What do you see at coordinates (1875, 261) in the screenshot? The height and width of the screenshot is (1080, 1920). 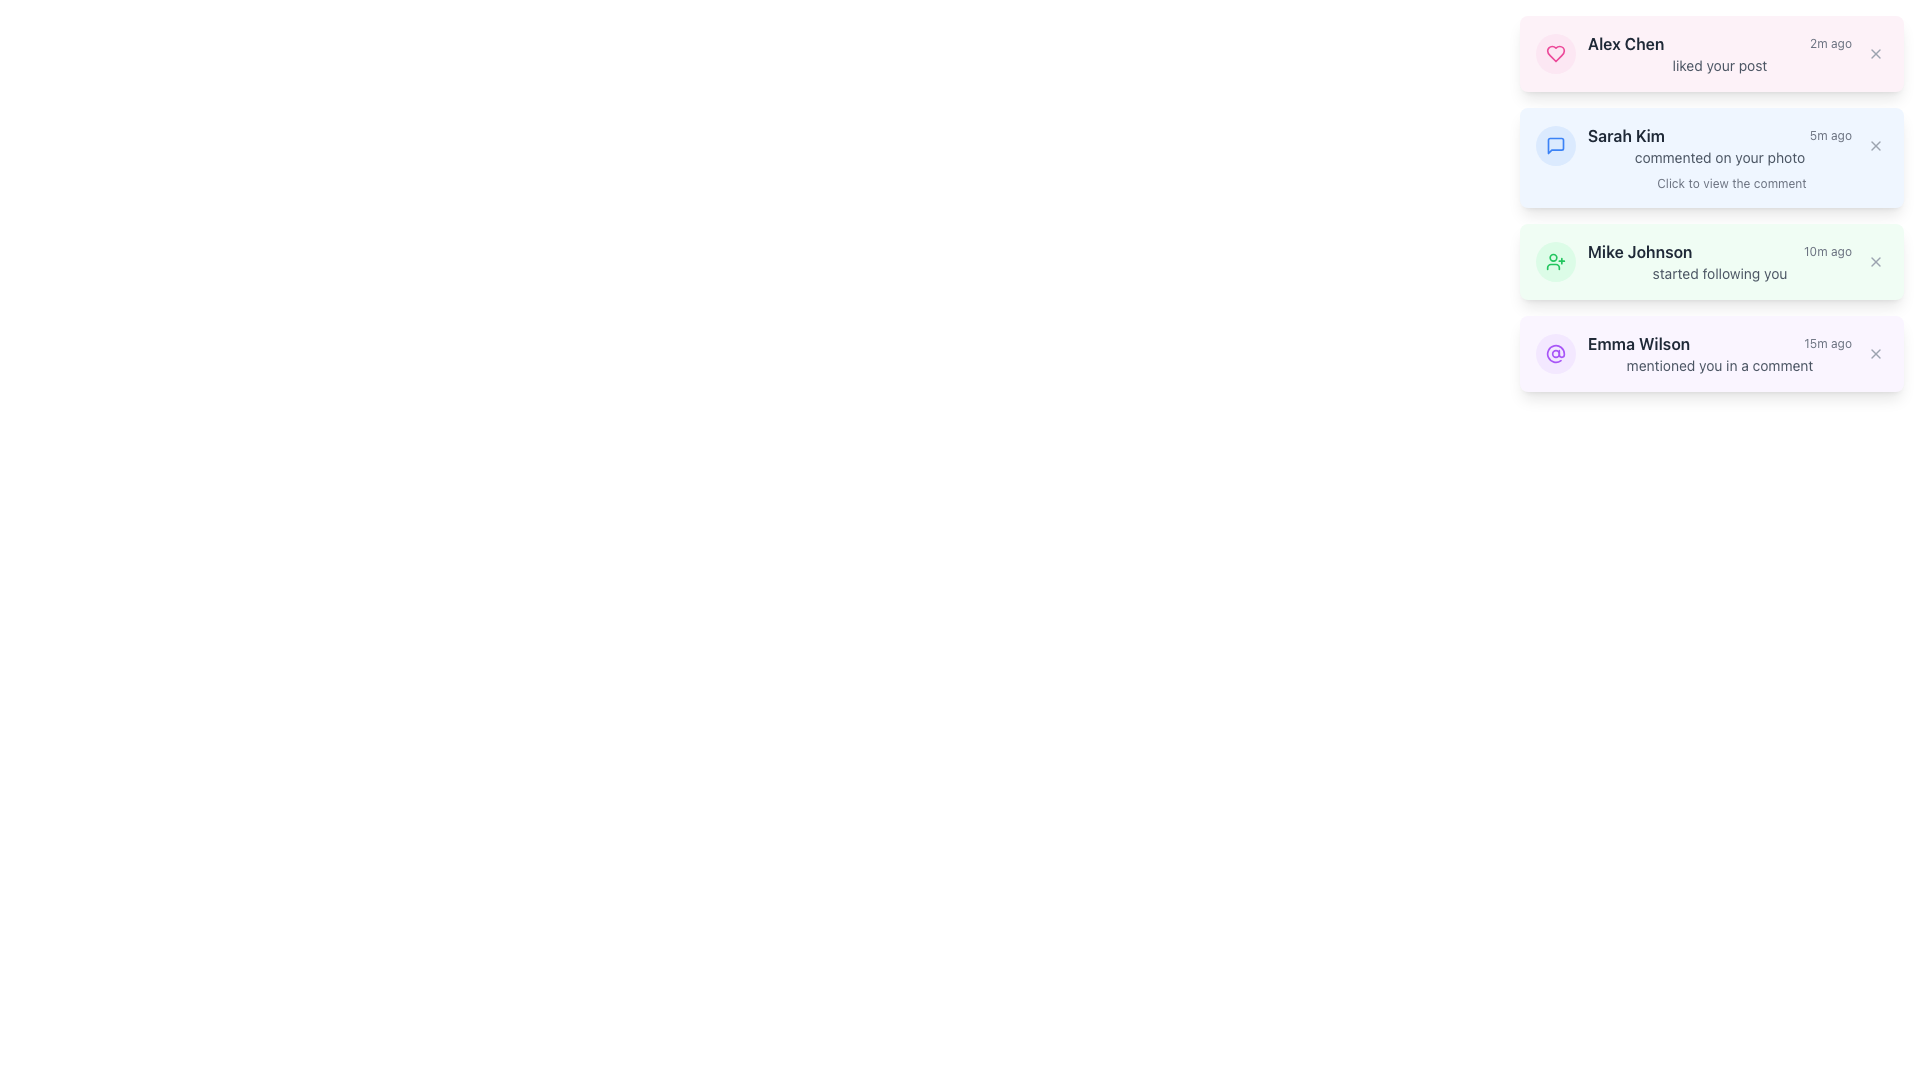 I see `the dismiss button located in the top-right section of the notification item for 'Mike Johnson started following you'` at bounding box center [1875, 261].